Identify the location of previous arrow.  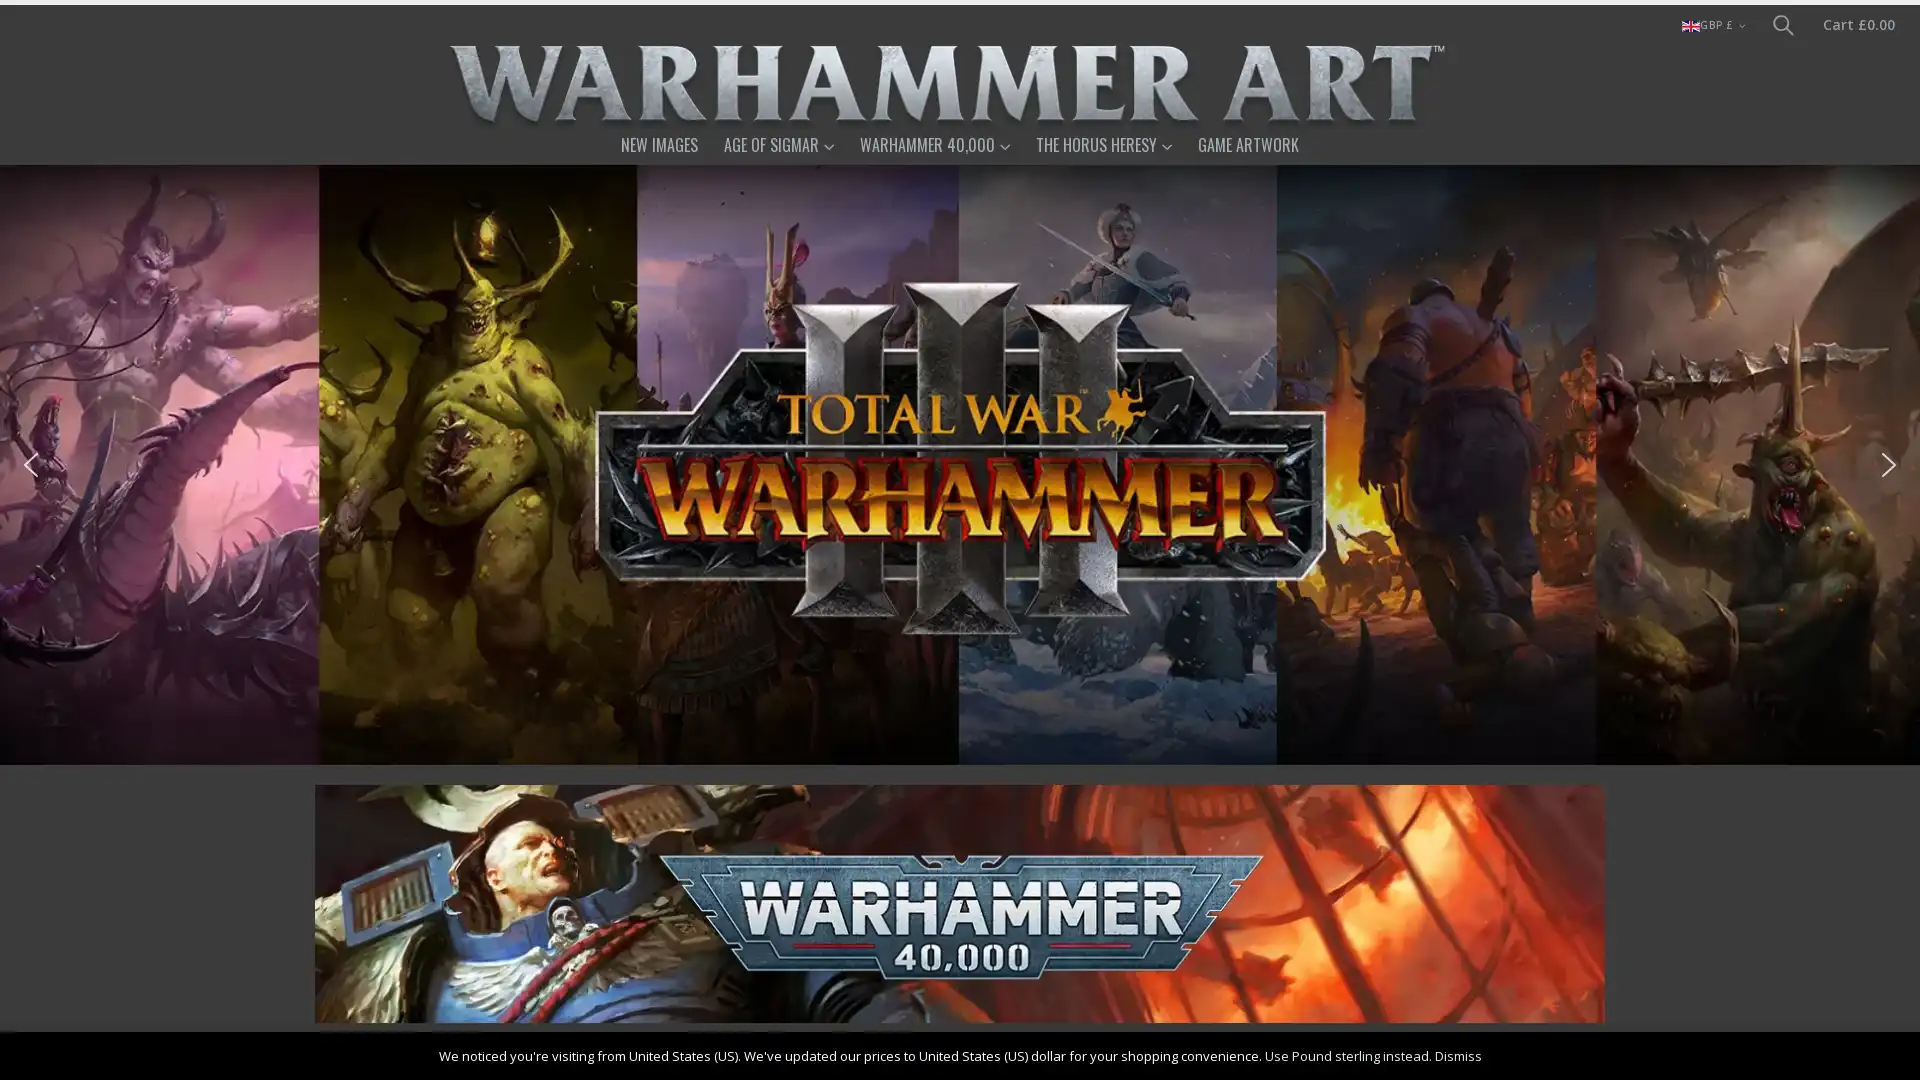
(30, 463).